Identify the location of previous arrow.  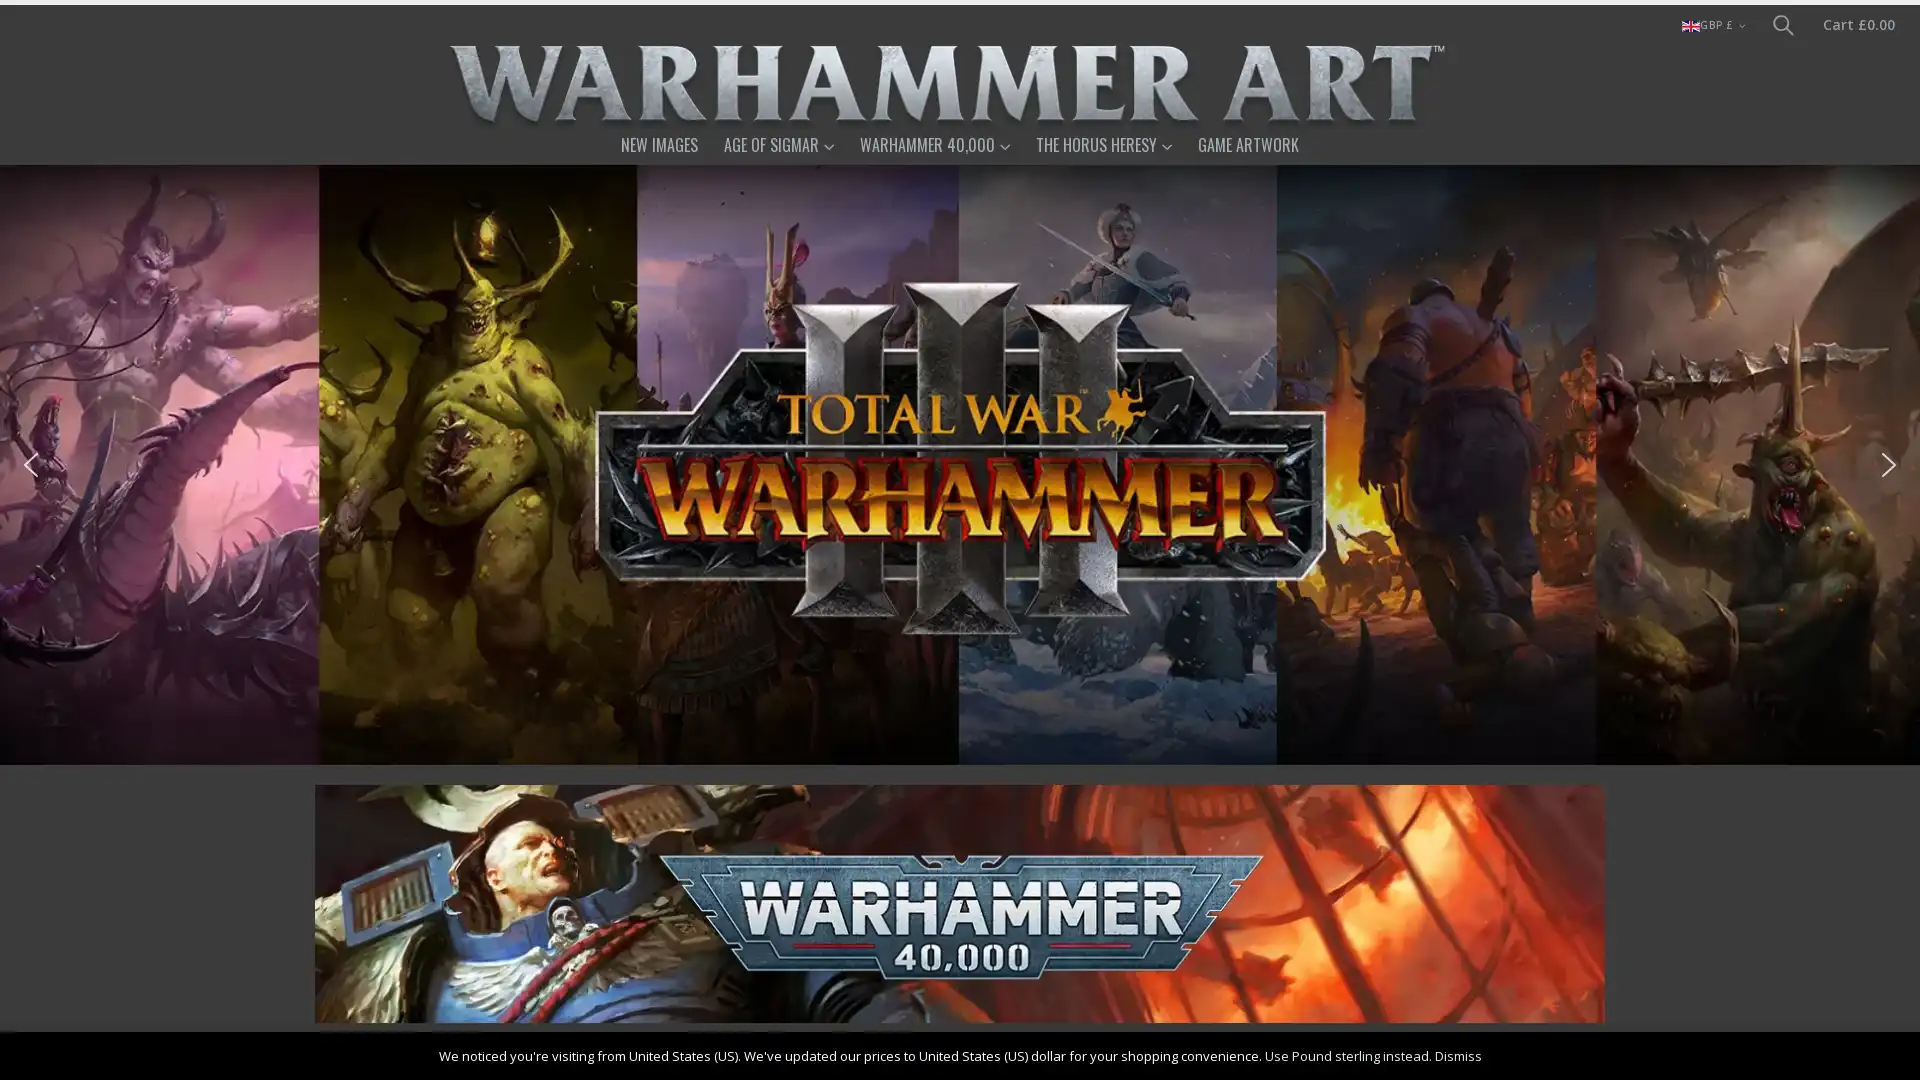
(30, 463).